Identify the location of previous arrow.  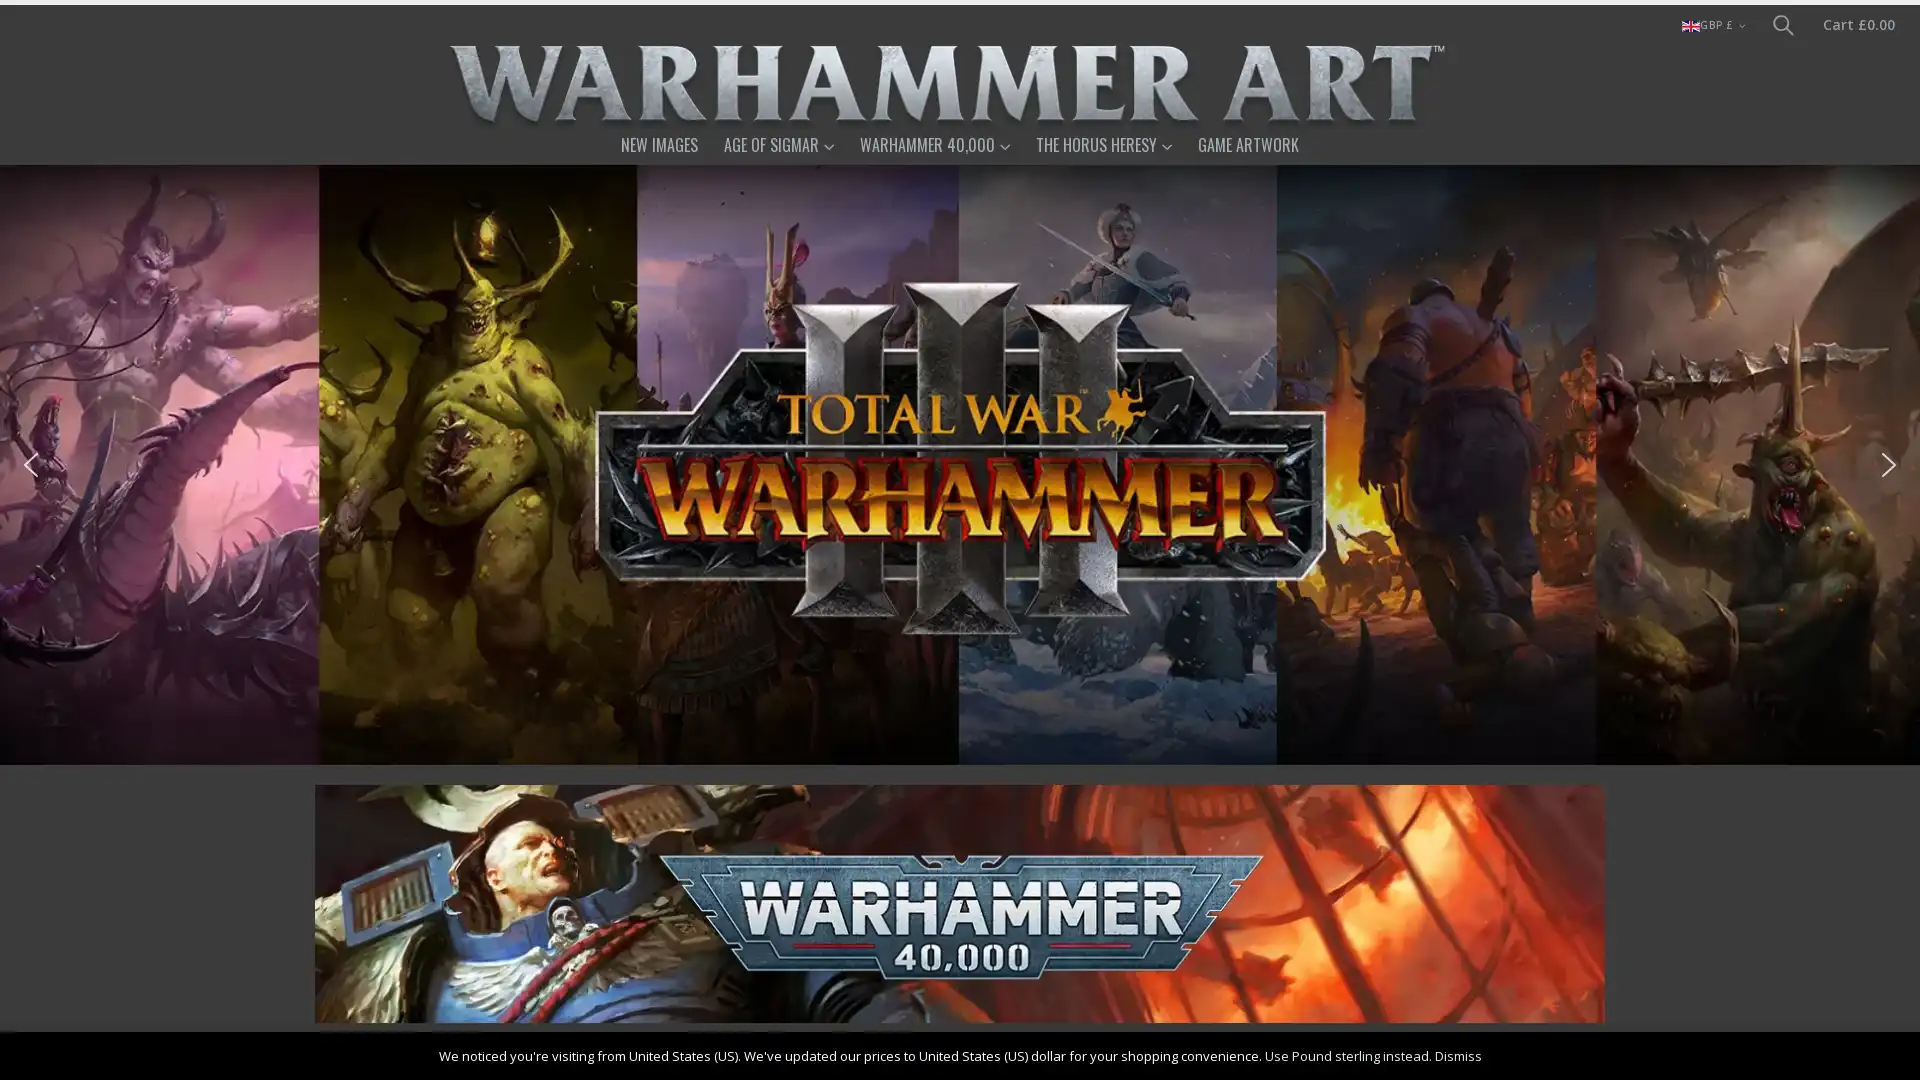
(30, 463).